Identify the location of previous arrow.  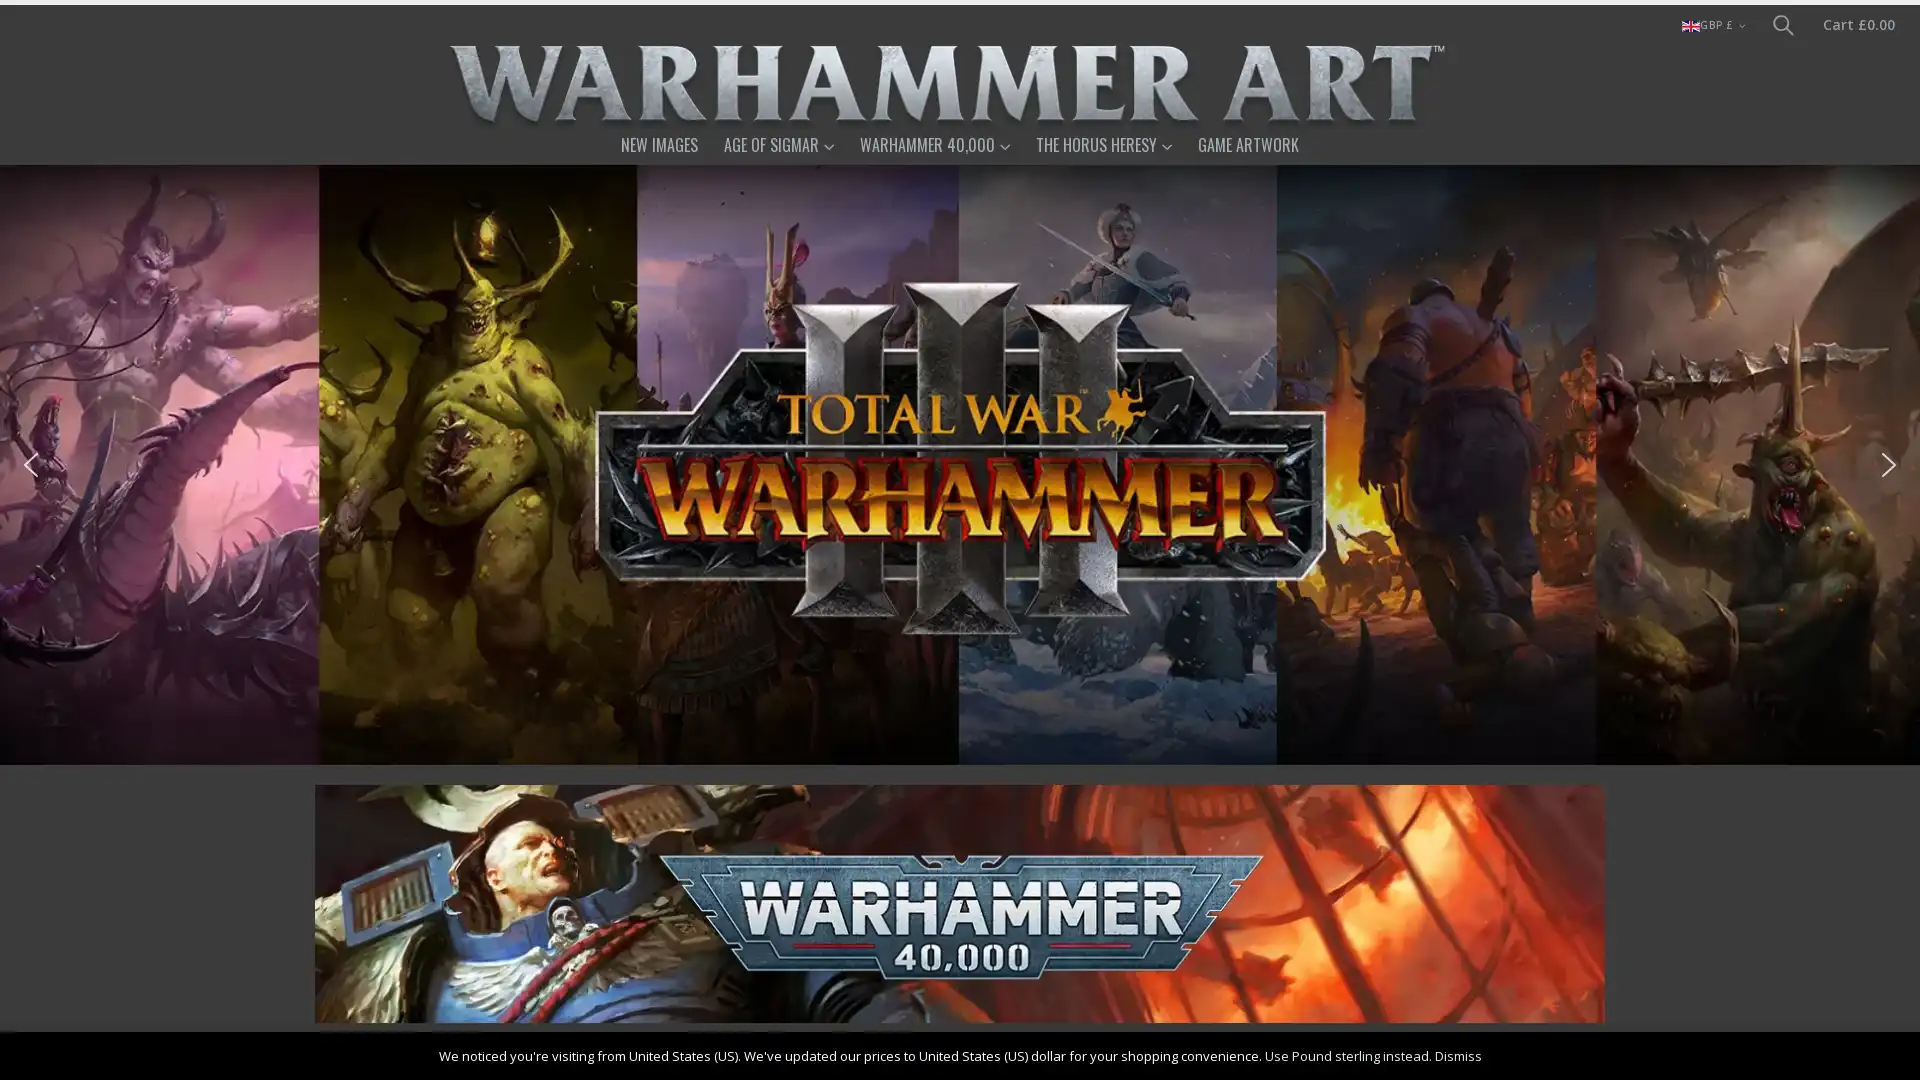
(30, 463).